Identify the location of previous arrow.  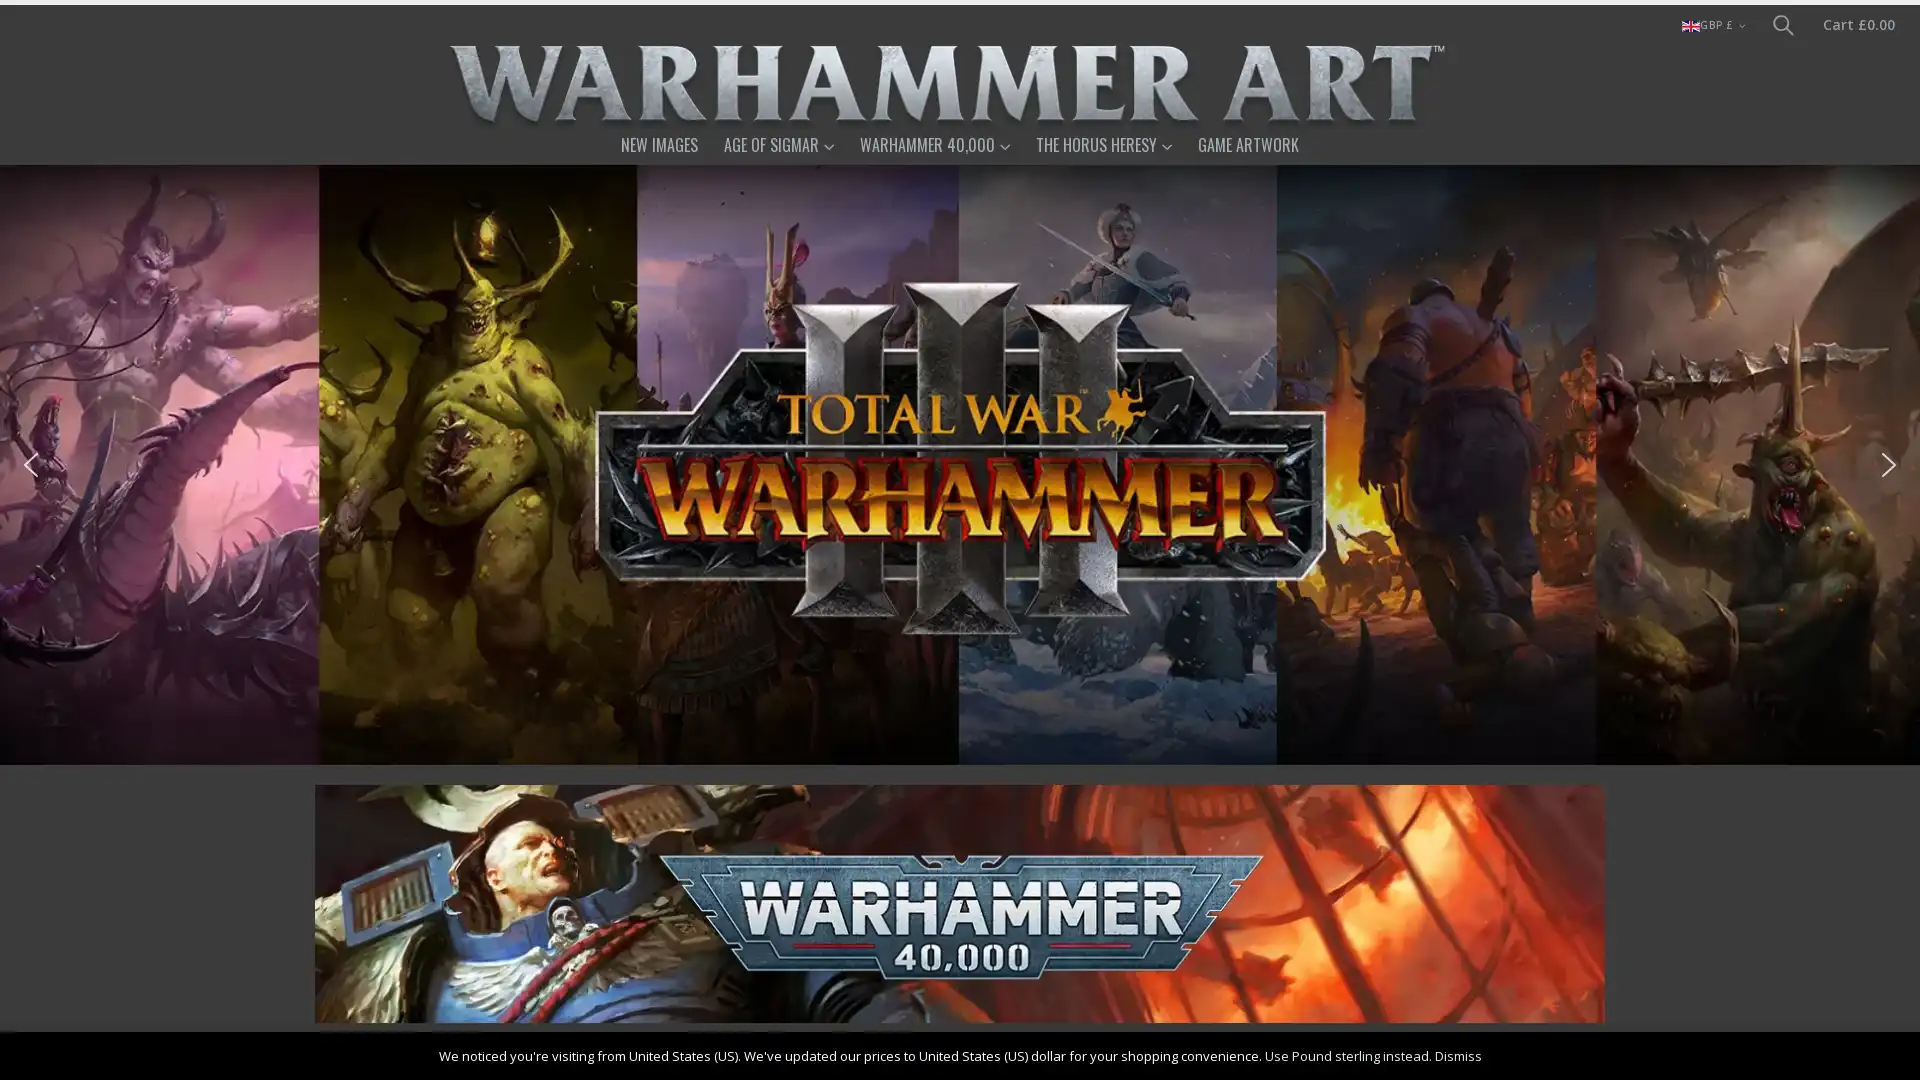
(30, 463).